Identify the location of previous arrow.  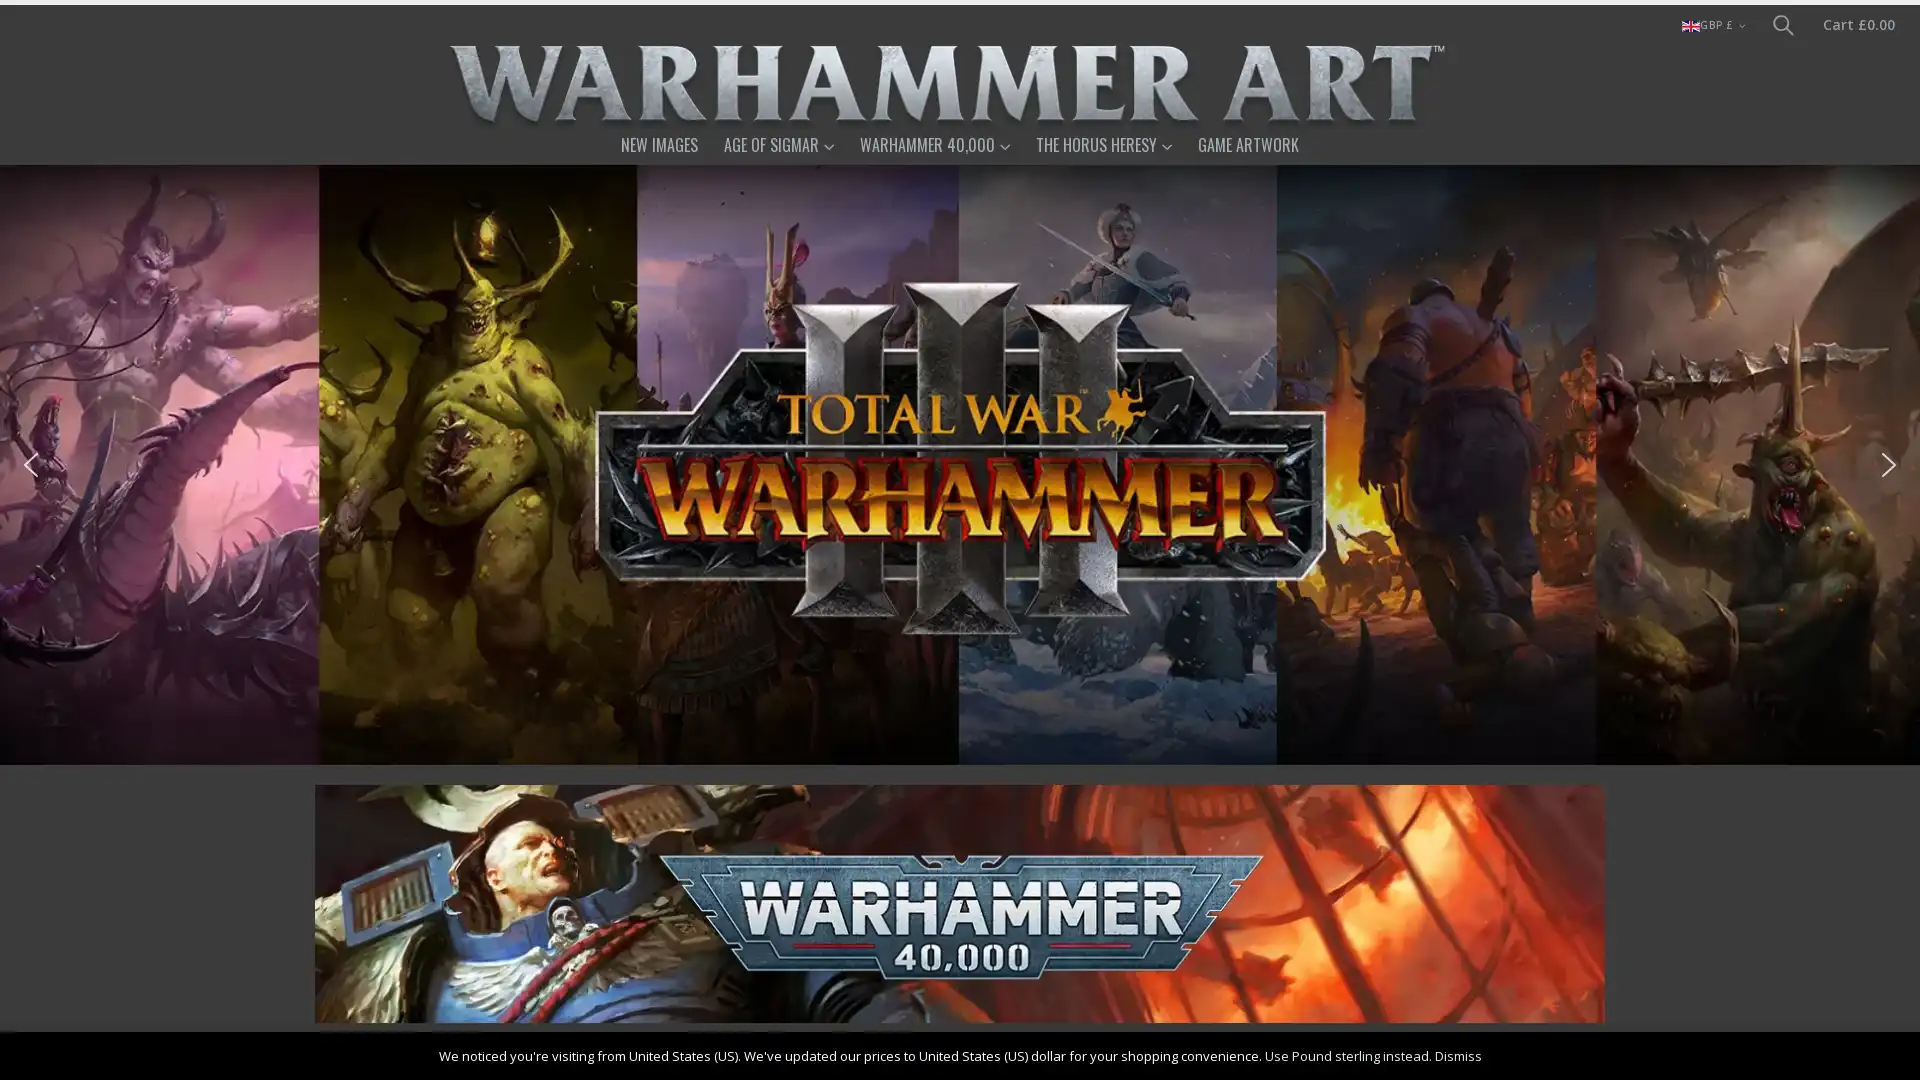
(30, 463).